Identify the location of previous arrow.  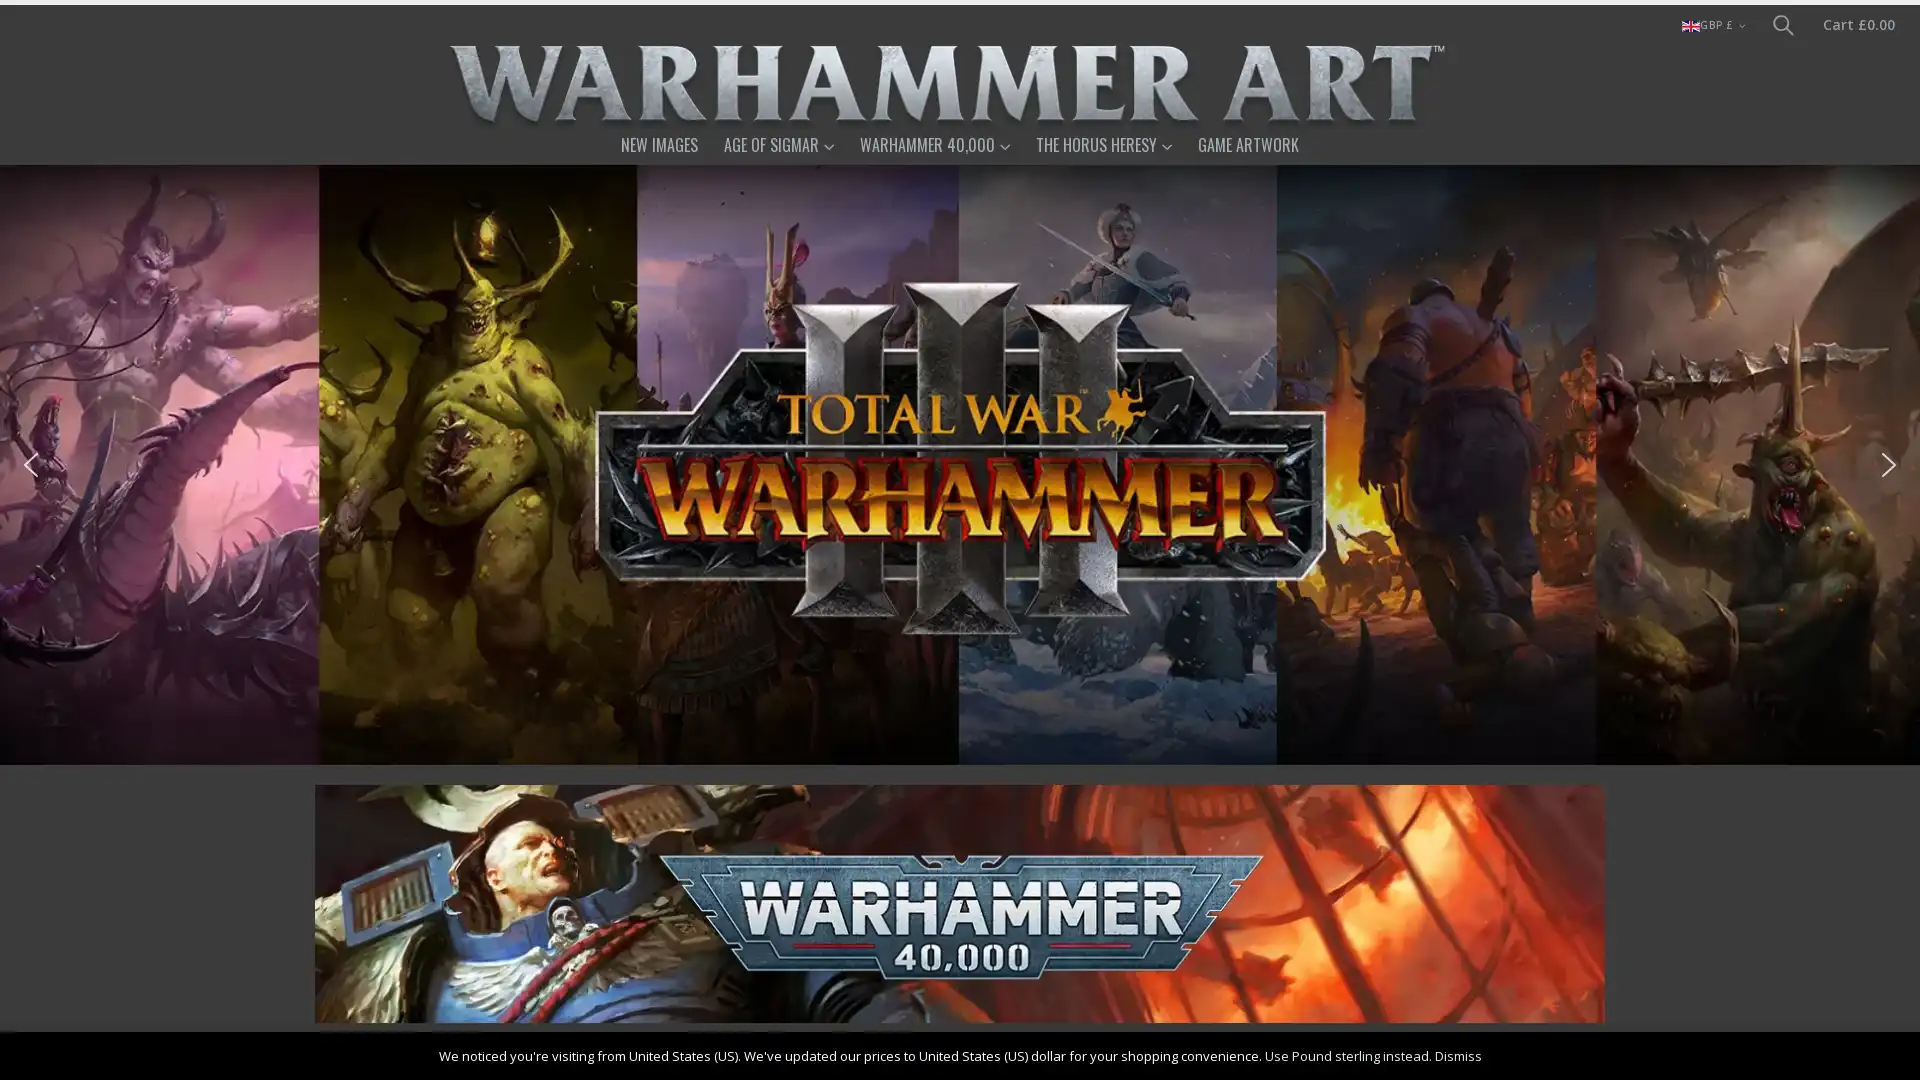
(30, 463).